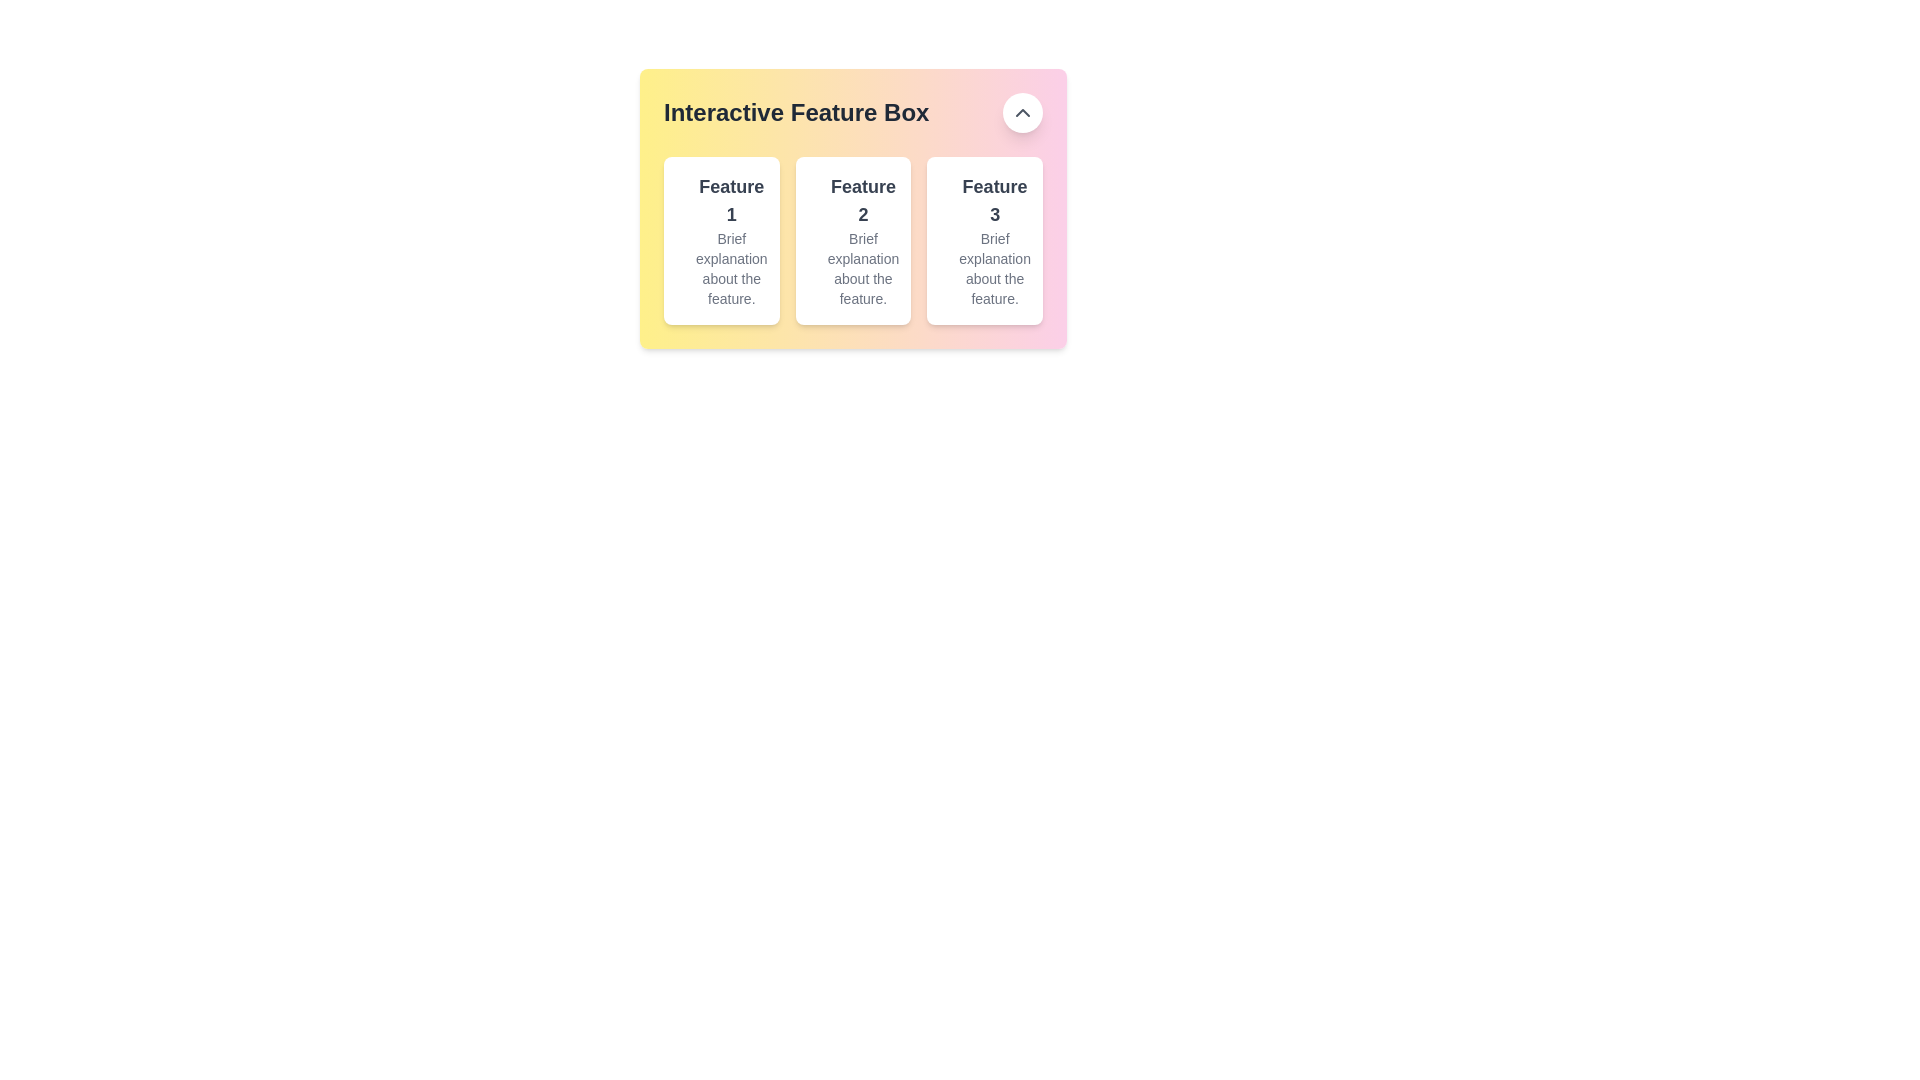 This screenshot has width=1920, height=1080. I want to click on text in the first feature card's heading and paragraph located in the 'Interactive Feature Box' section on the left side, so click(730, 239).